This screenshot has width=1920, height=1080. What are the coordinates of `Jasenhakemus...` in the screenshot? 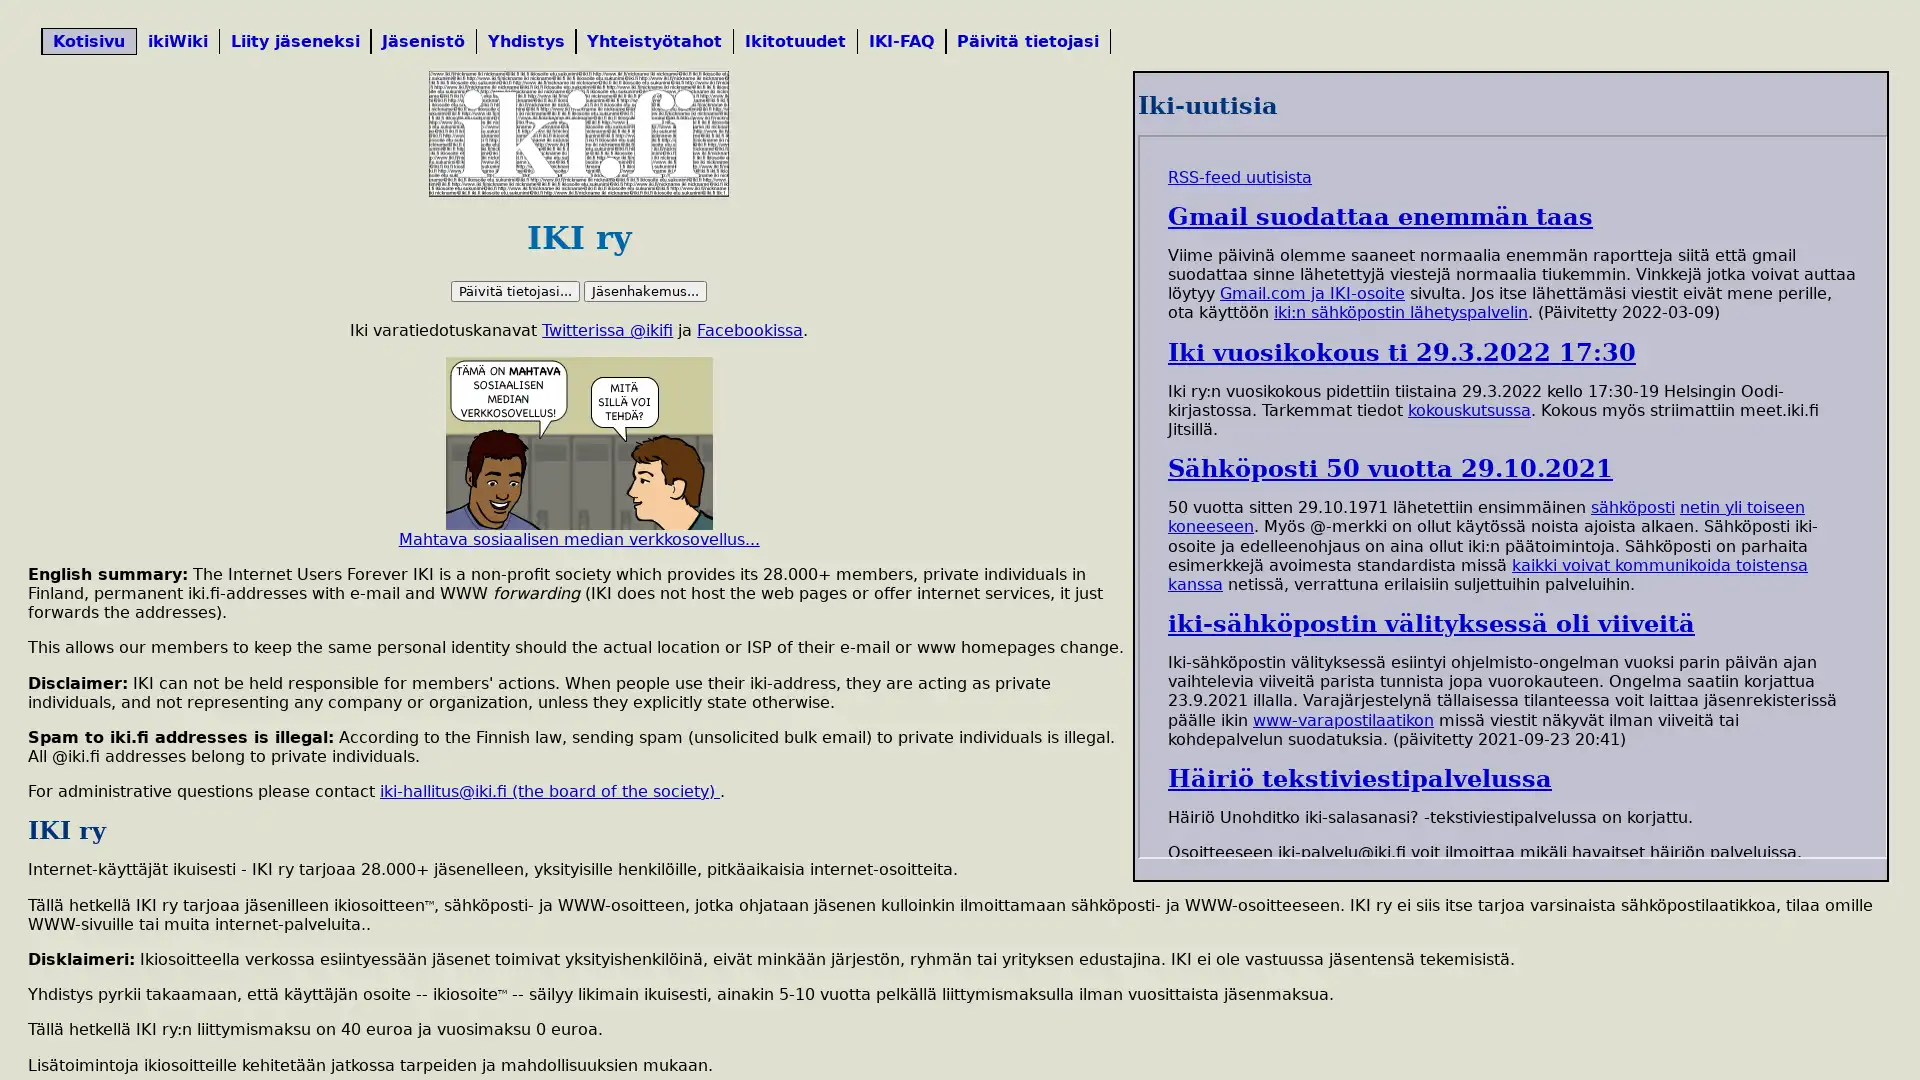 It's located at (645, 291).